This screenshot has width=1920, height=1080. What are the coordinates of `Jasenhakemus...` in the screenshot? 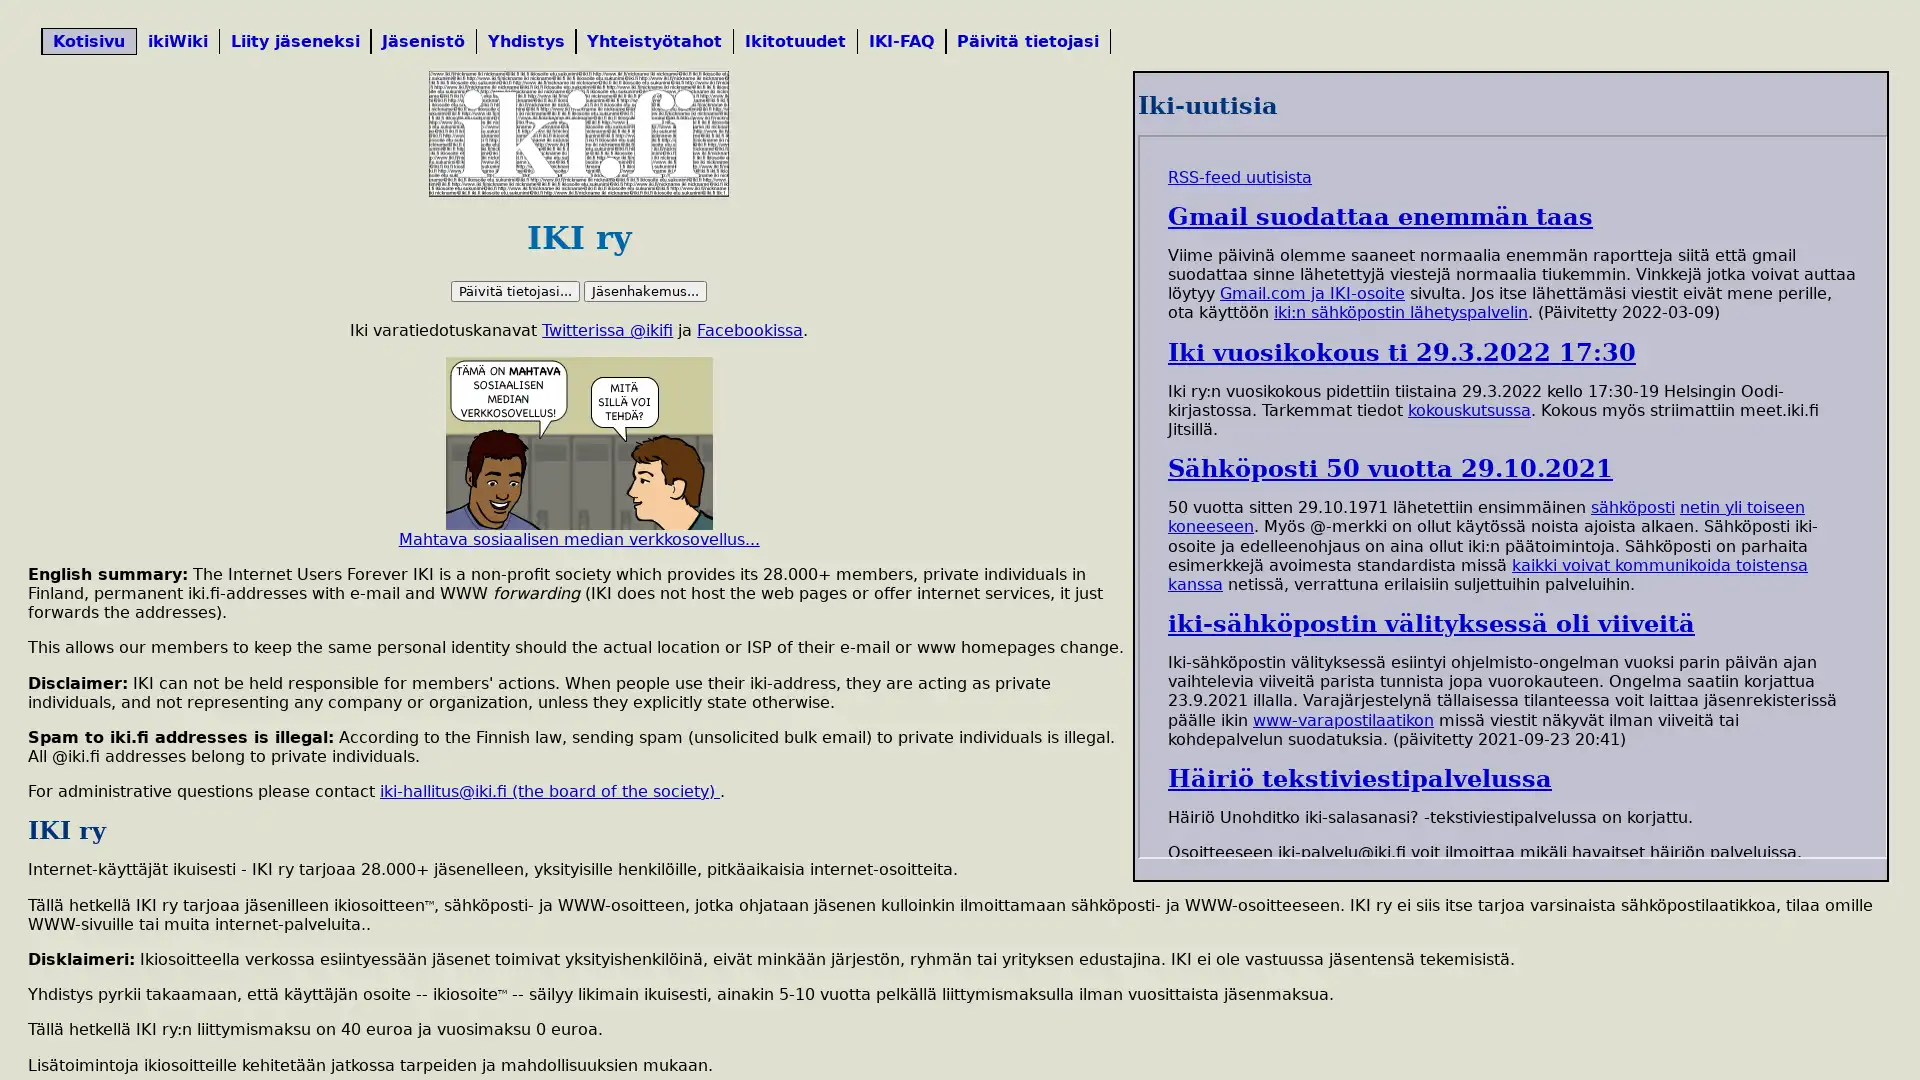 It's located at (645, 291).